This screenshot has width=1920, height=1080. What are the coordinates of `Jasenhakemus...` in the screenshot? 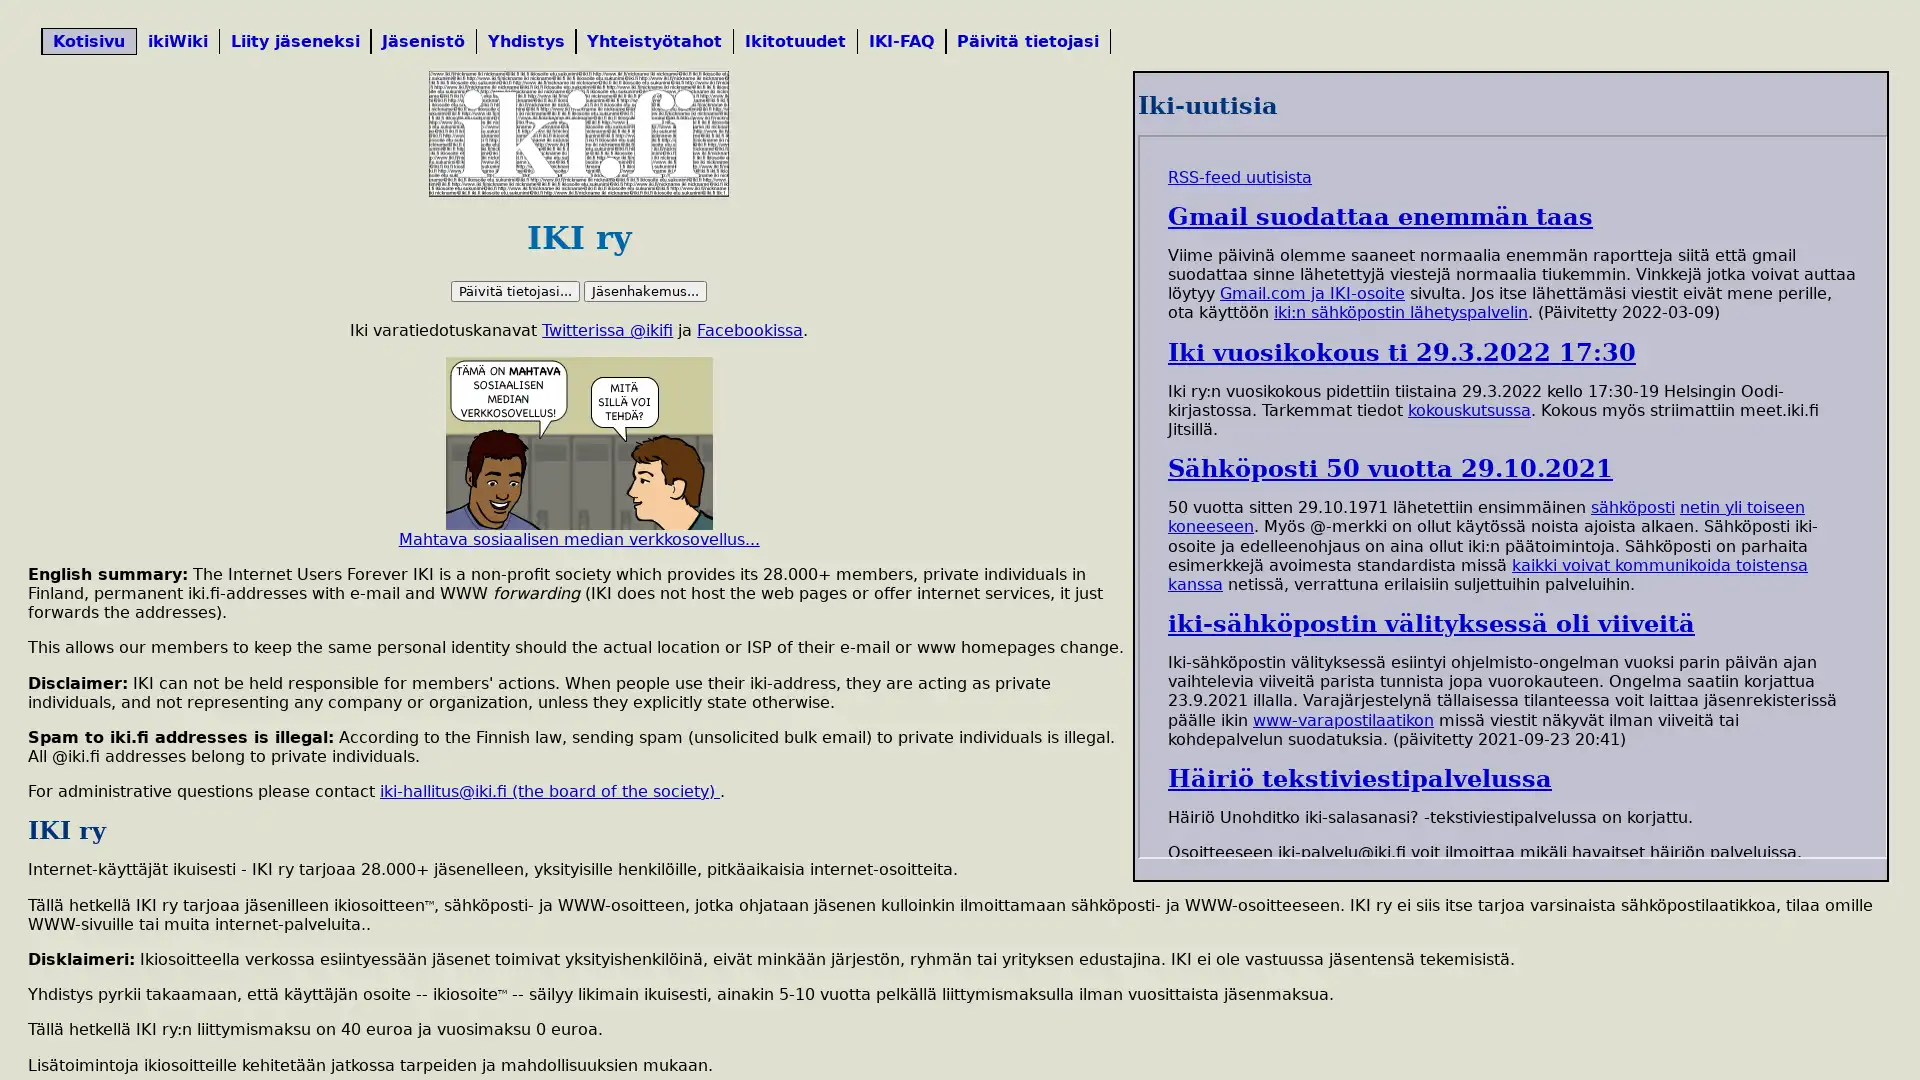 It's located at (645, 291).